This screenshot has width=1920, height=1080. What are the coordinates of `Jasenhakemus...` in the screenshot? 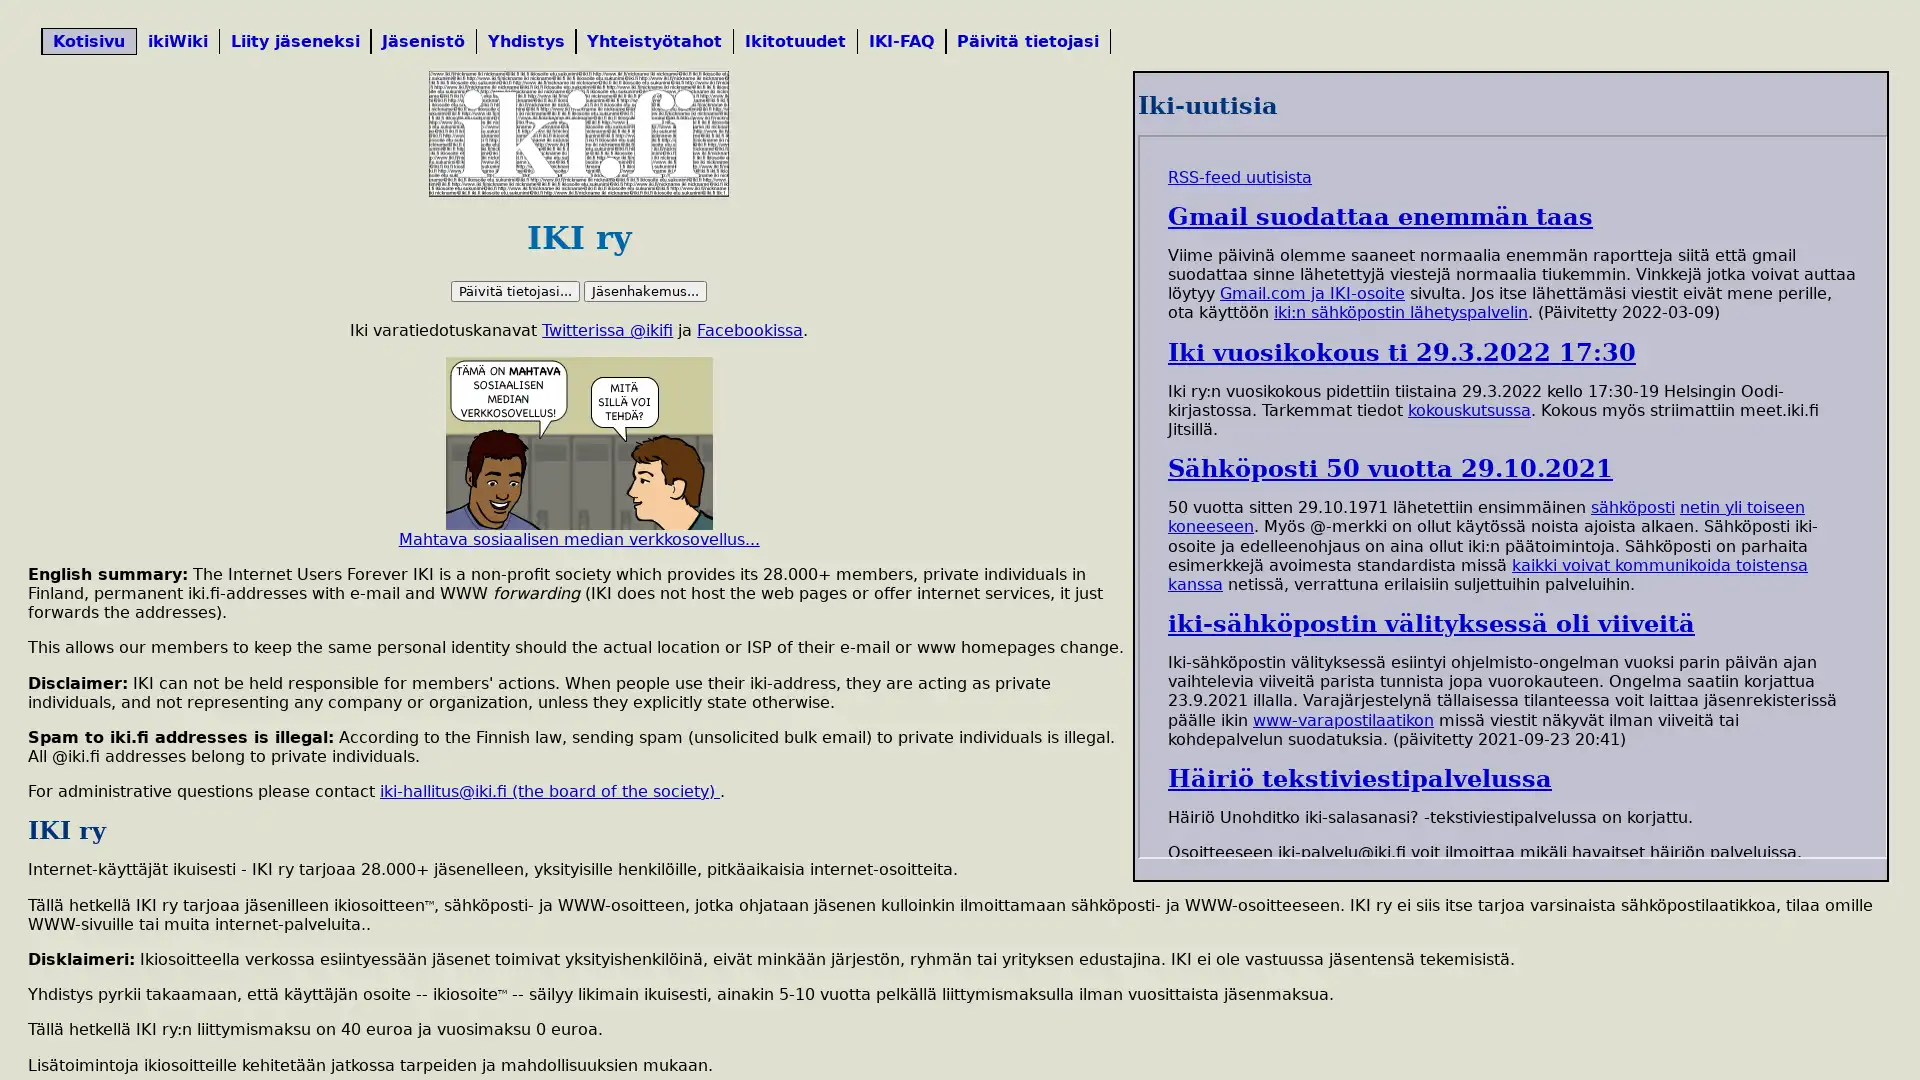 It's located at (645, 291).